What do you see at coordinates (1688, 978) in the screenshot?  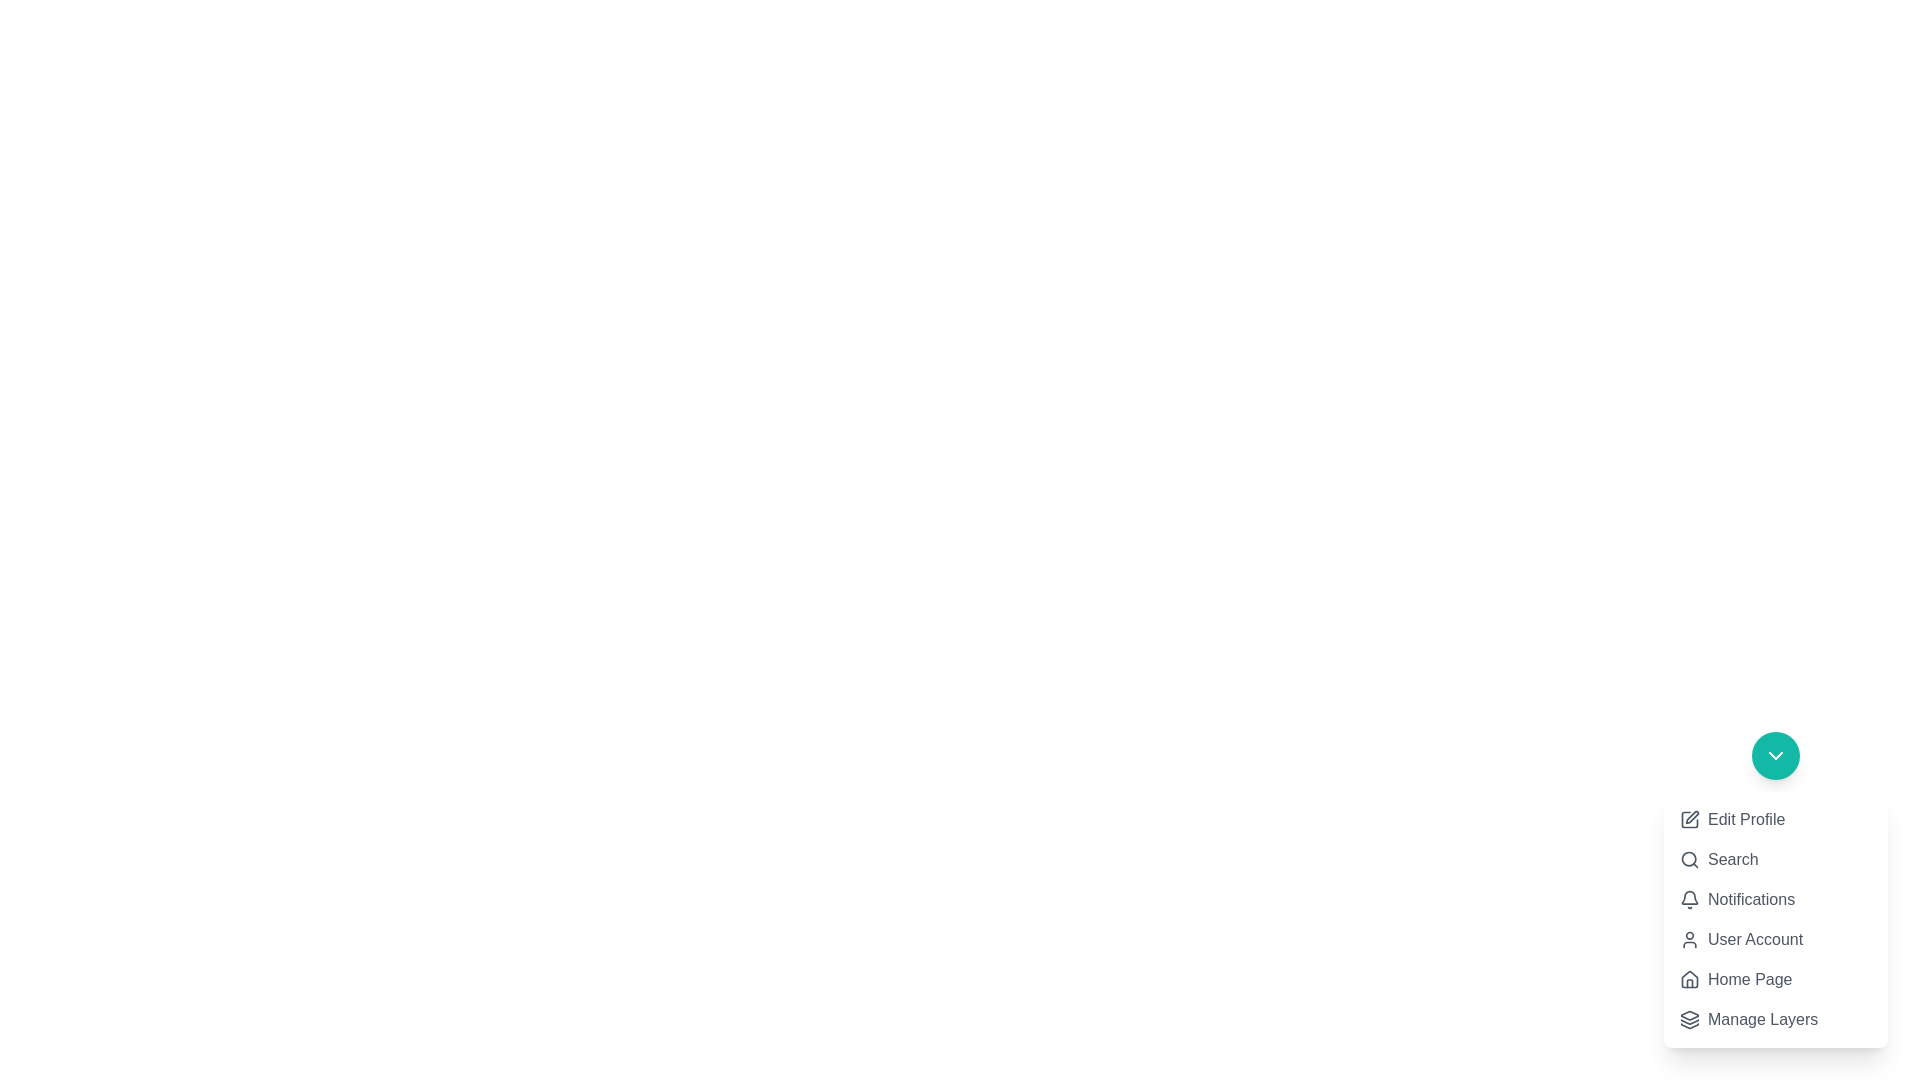 I see `the home icon in the dropdown menu` at bounding box center [1688, 978].